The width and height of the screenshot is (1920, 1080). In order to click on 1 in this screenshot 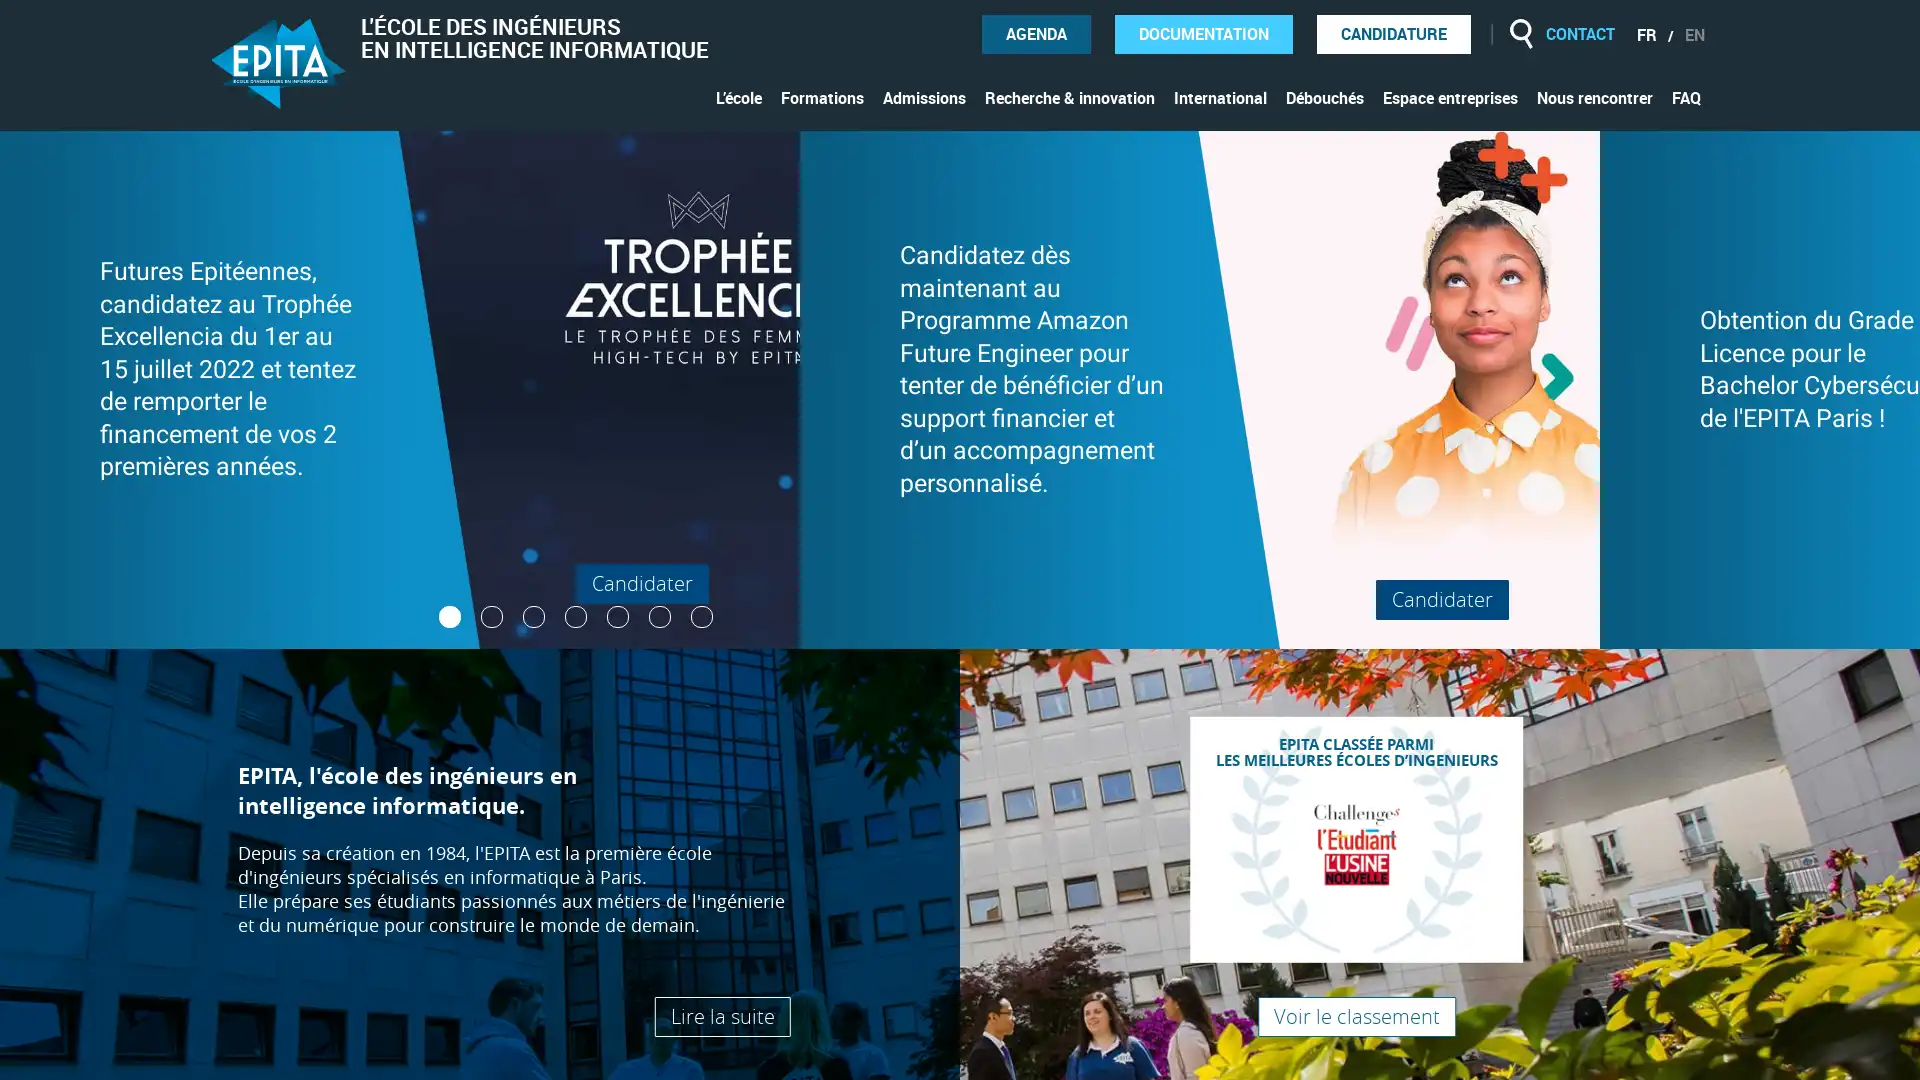, I will do `click(449, 612)`.